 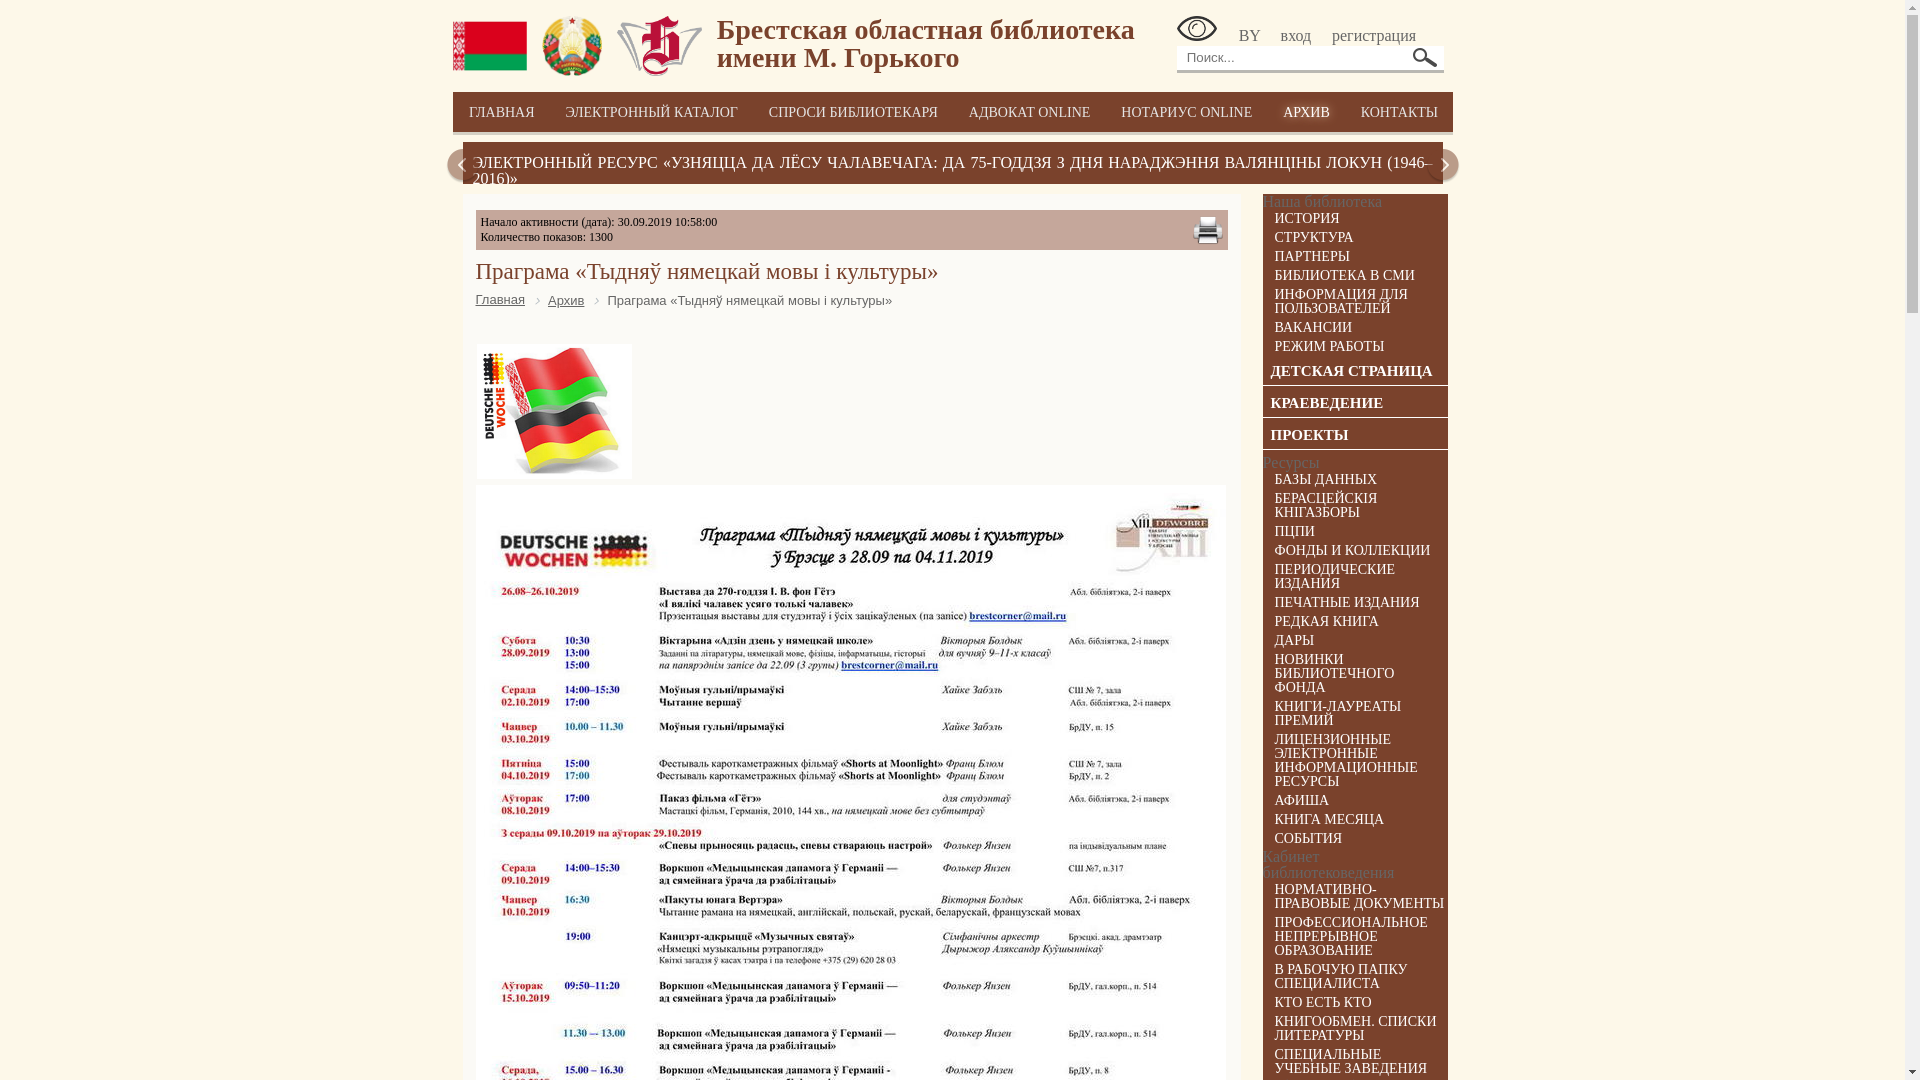 I want to click on 'BY', so click(x=1237, y=35).